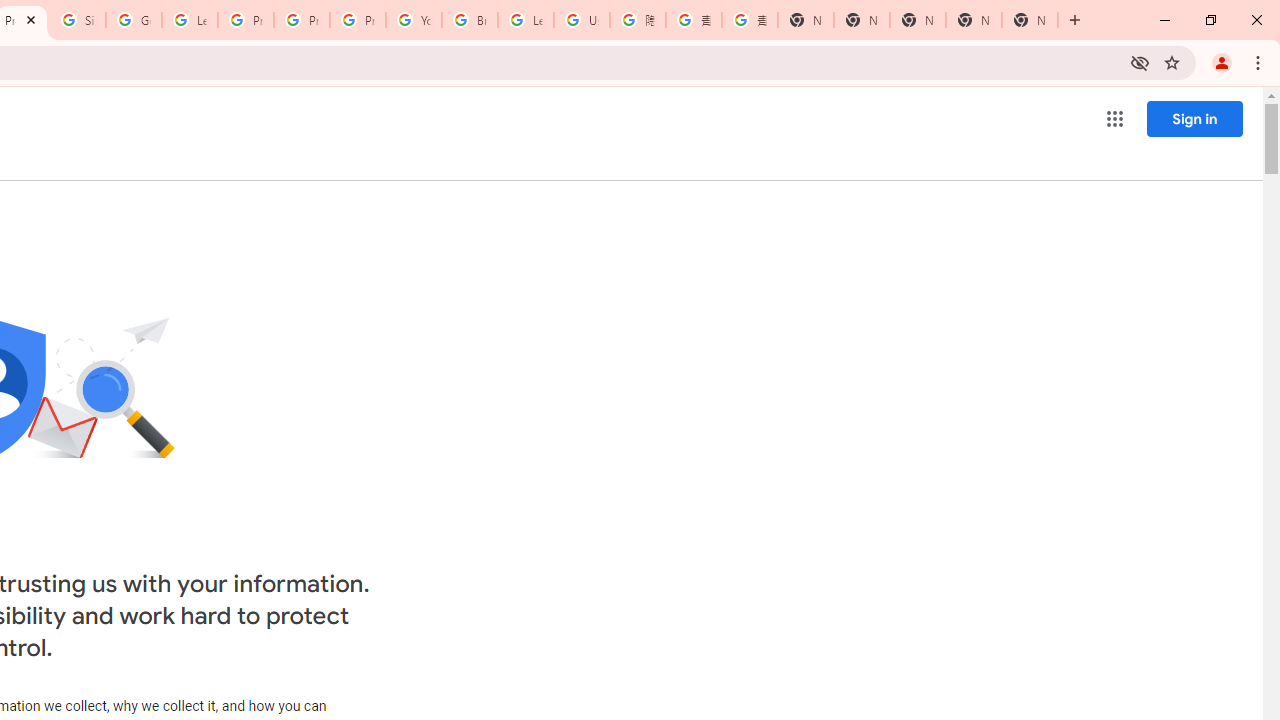 The width and height of the screenshot is (1280, 720). Describe the element at coordinates (1030, 20) in the screenshot. I see `'New Tab'` at that location.